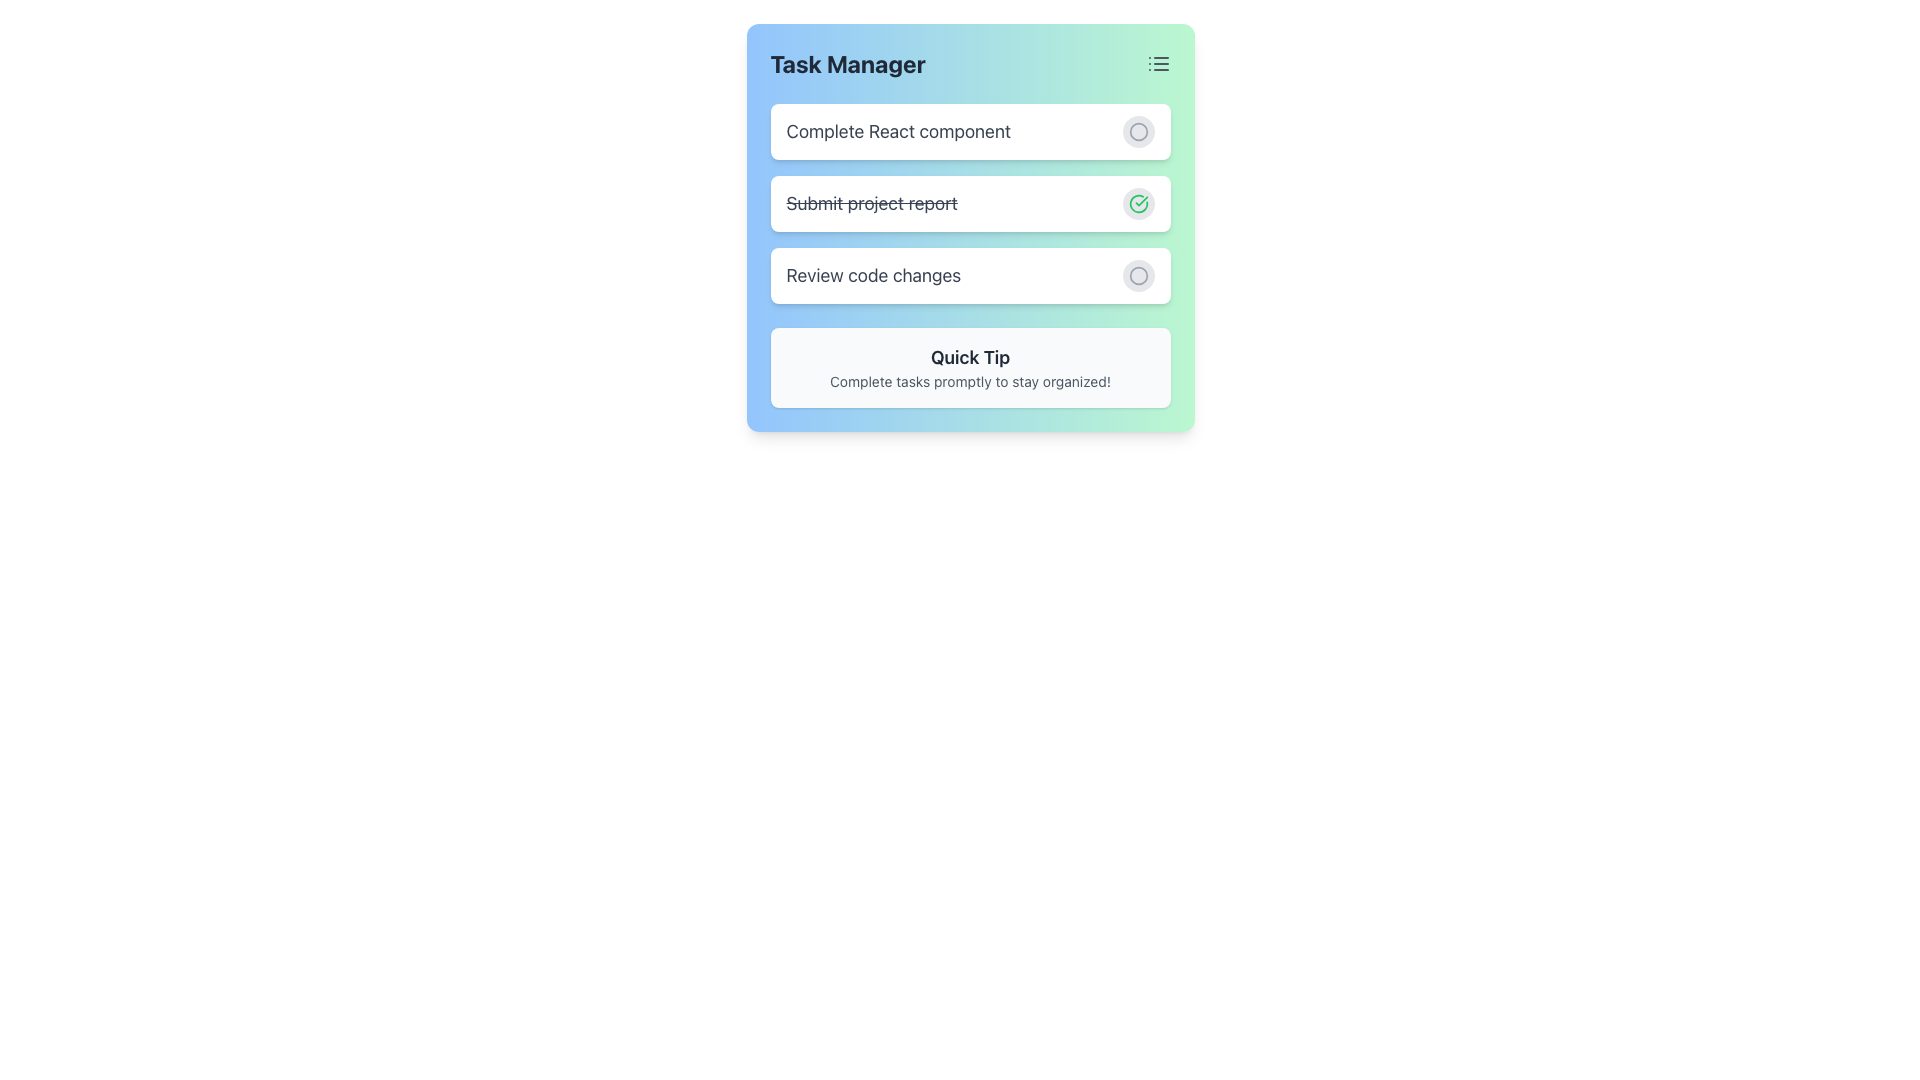 This screenshot has height=1080, width=1920. What do you see at coordinates (970, 131) in the screenshot?
I see `the first task item in the task list` at bounding box center [970, 131].